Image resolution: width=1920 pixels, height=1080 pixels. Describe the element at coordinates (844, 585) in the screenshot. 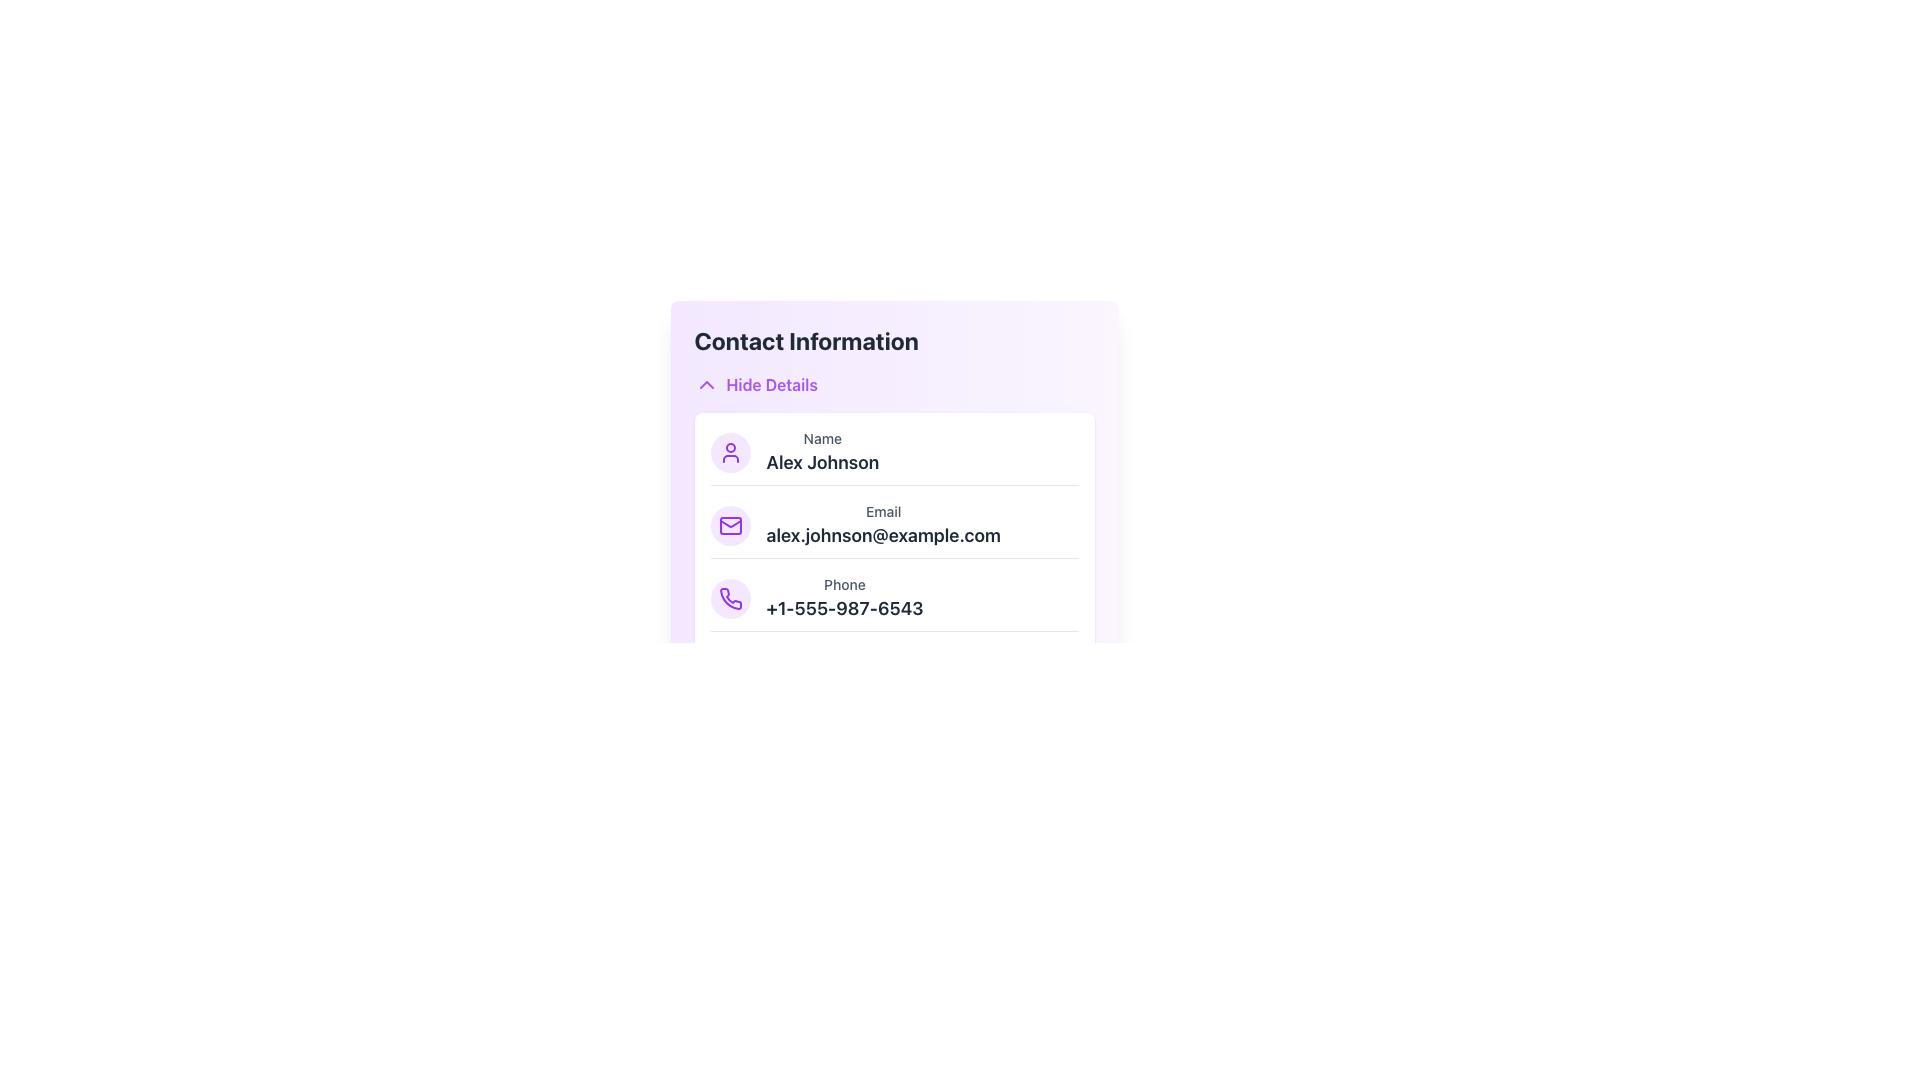

I see `the 'Phone' label, which is styled with a small font size, medium weight, and gray color, located above the phone number in the contact information card` at that location.